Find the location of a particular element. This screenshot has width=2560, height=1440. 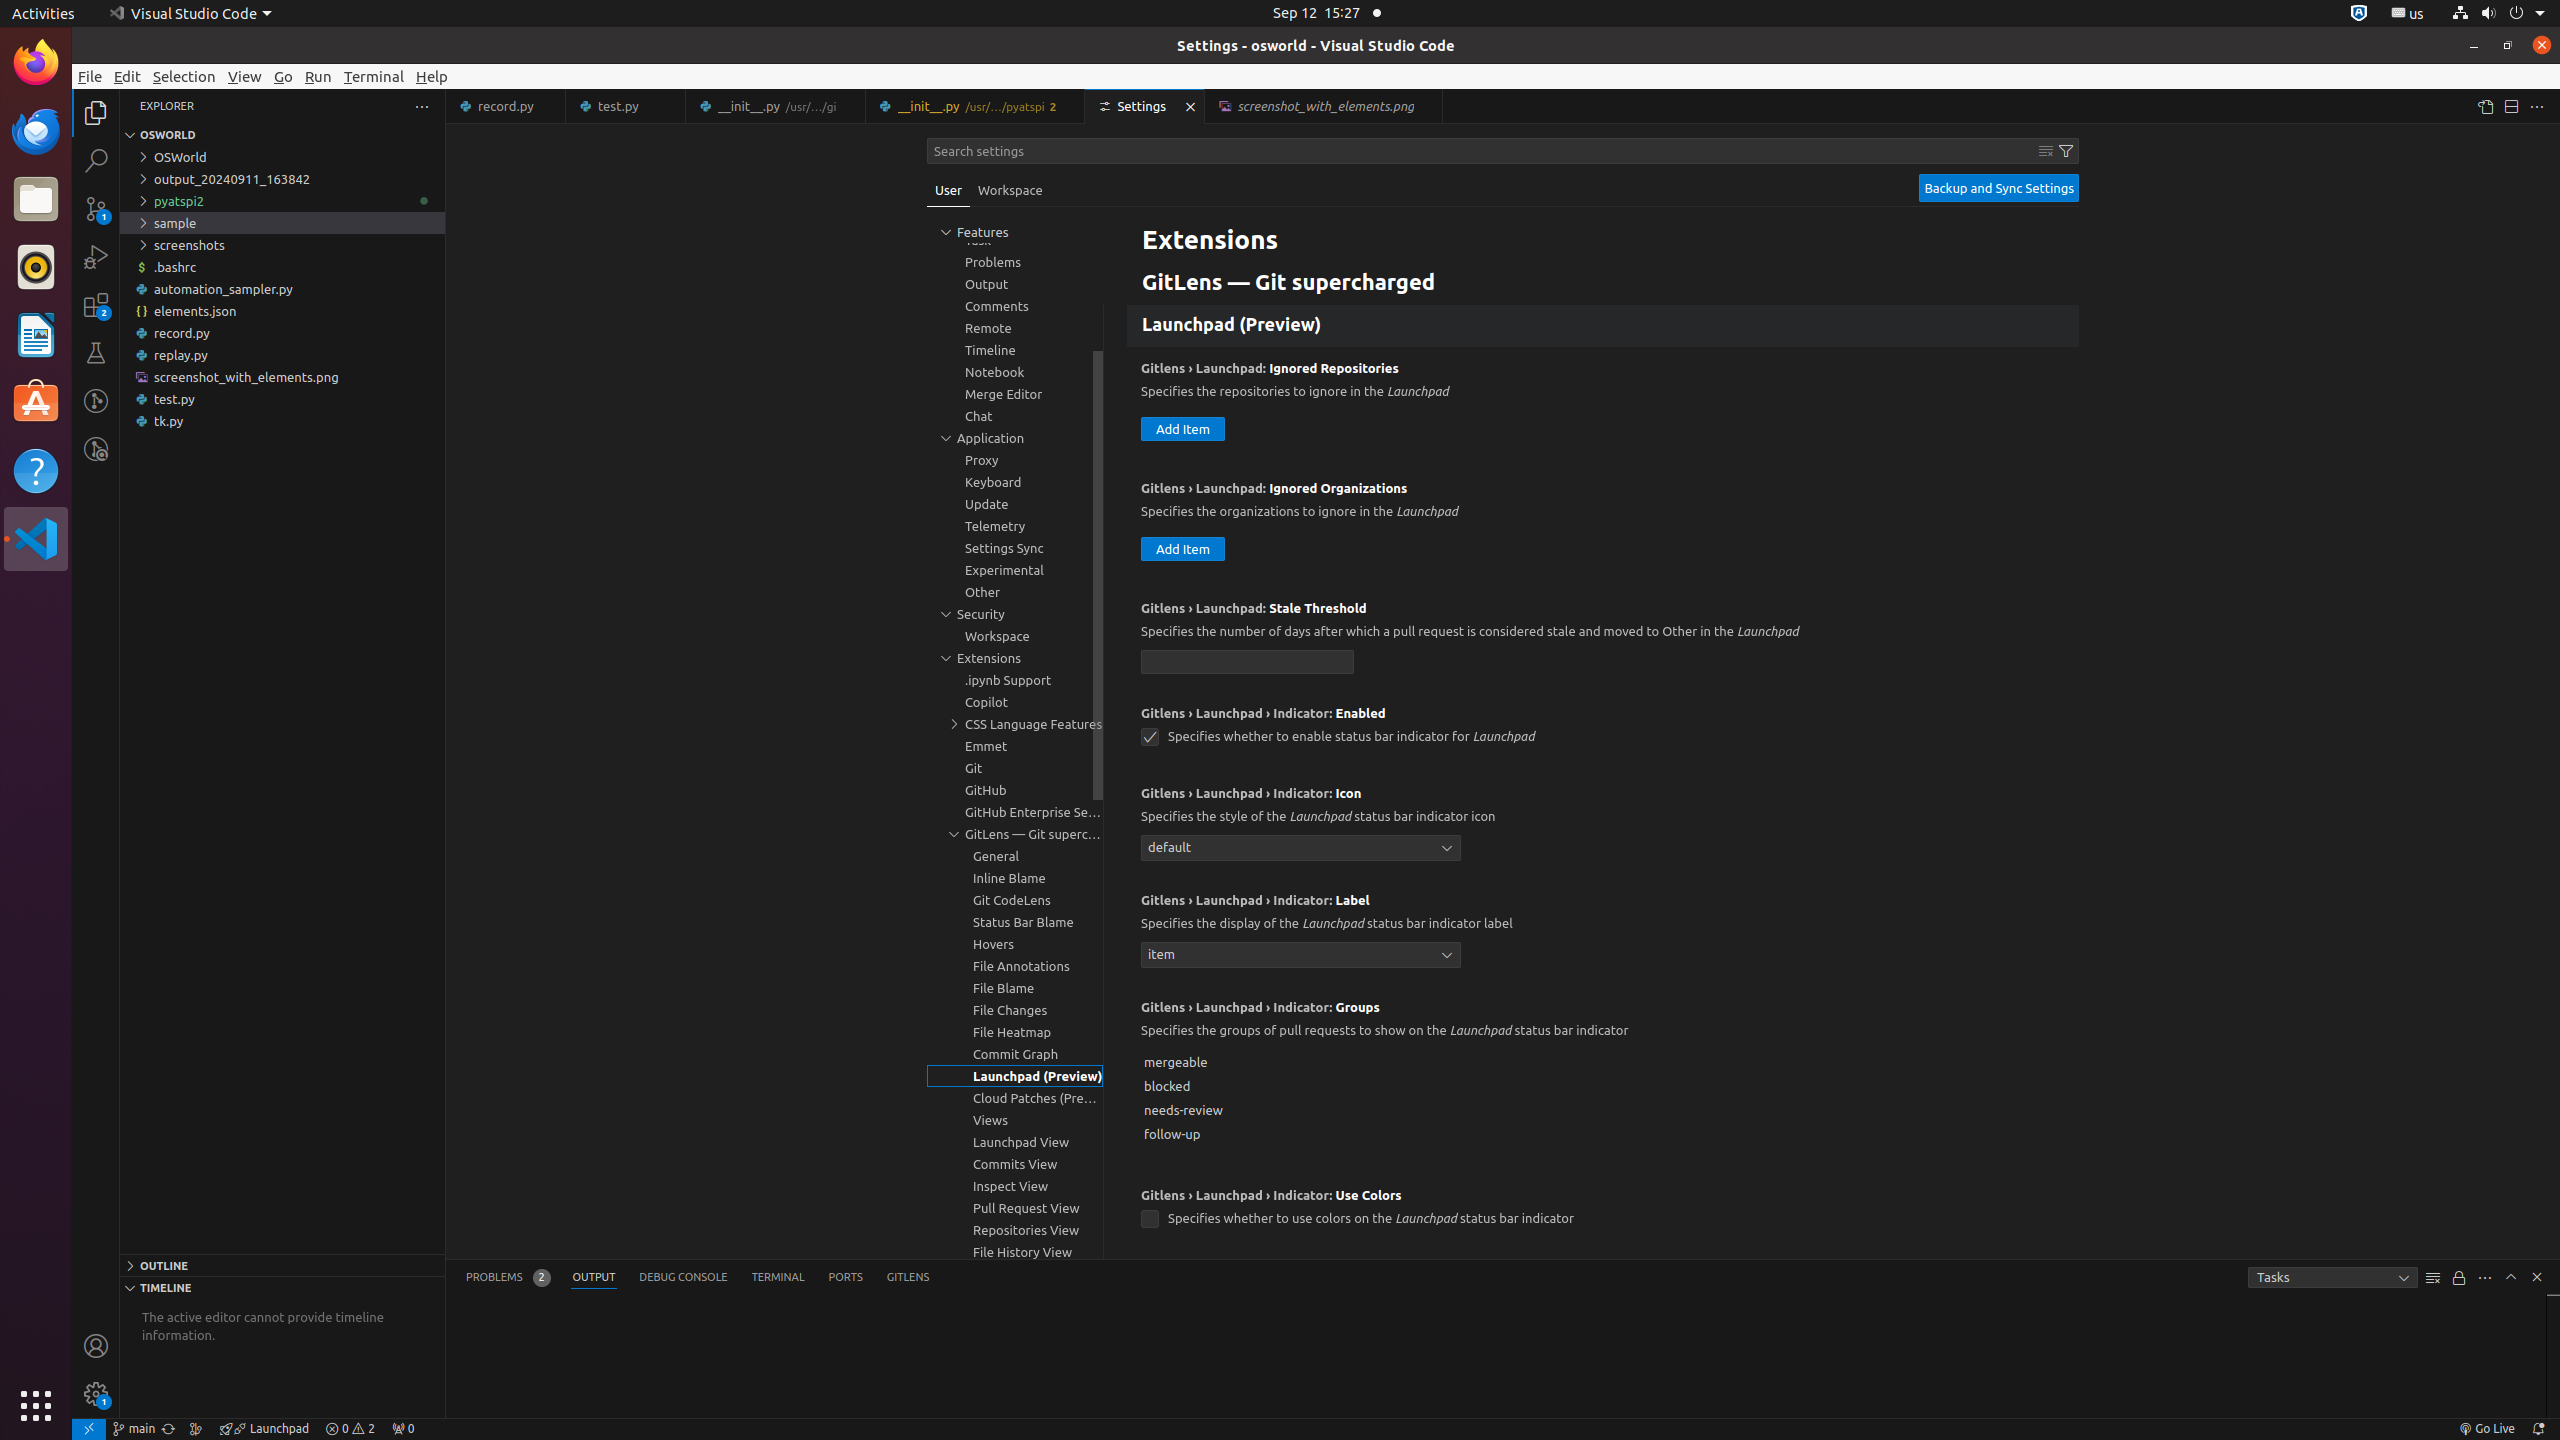

'replay.py' is located at coordinates (281, 353).